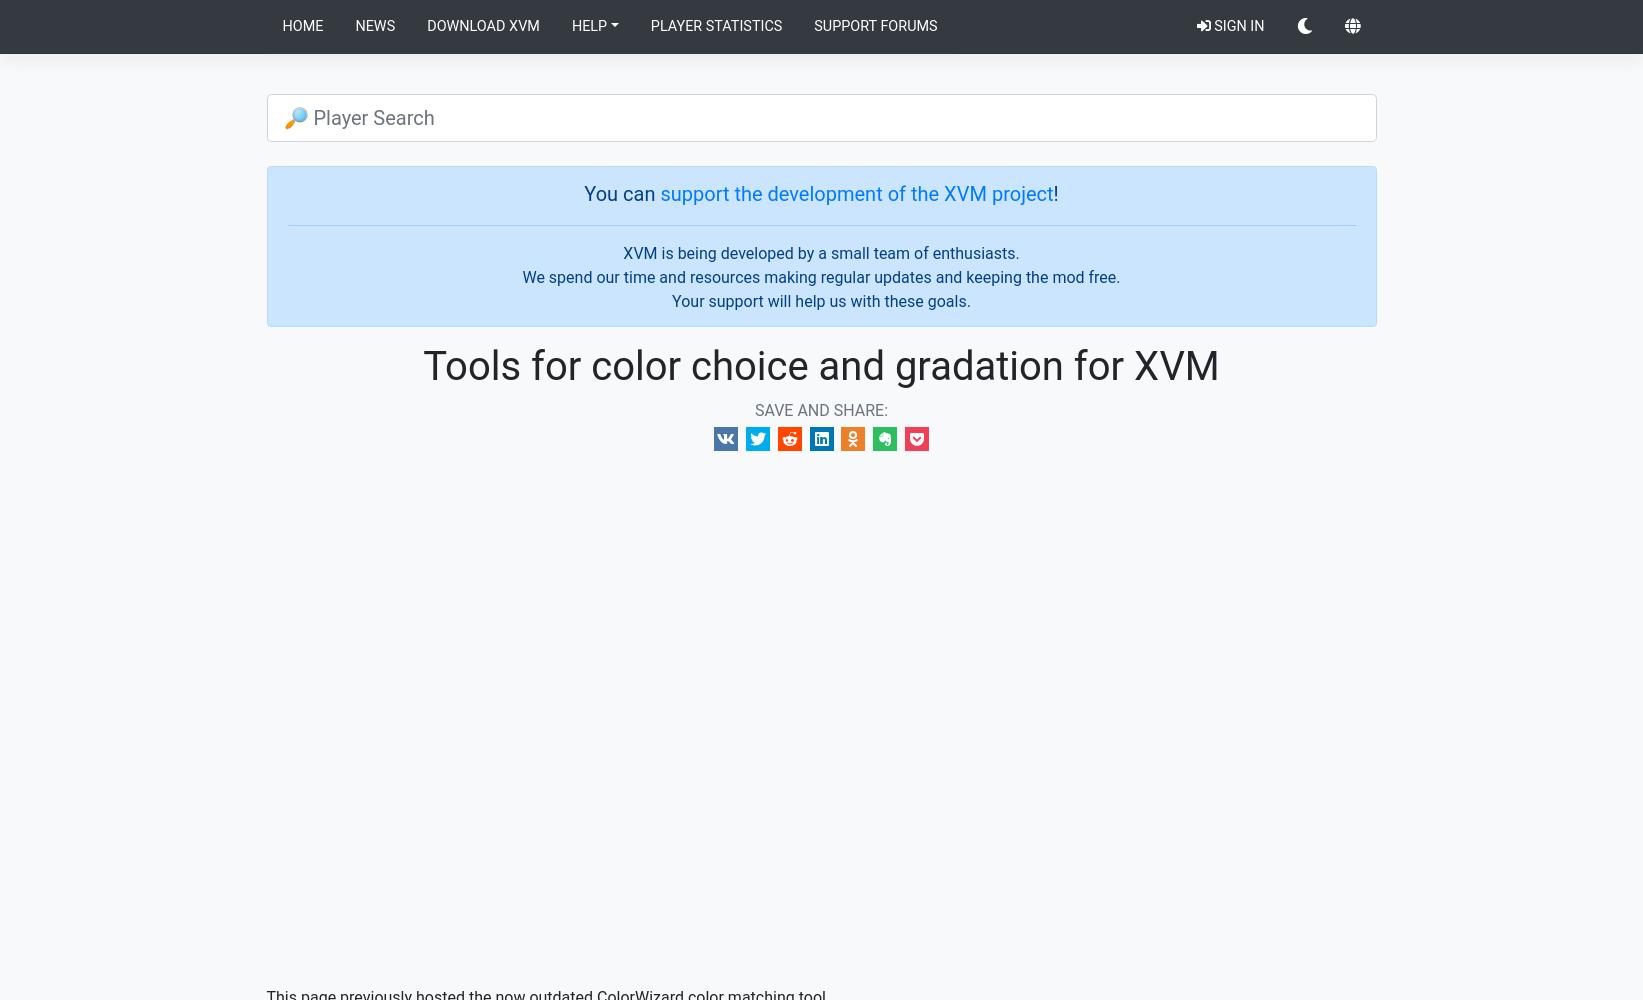 Image resolution: width=1643 pixels, height=1000 pixels. Describe the element at coordinates (821, 276) in the screenshot. I see `'We spend our time and resources making regular updates and keeping the mod free.'` at that location.